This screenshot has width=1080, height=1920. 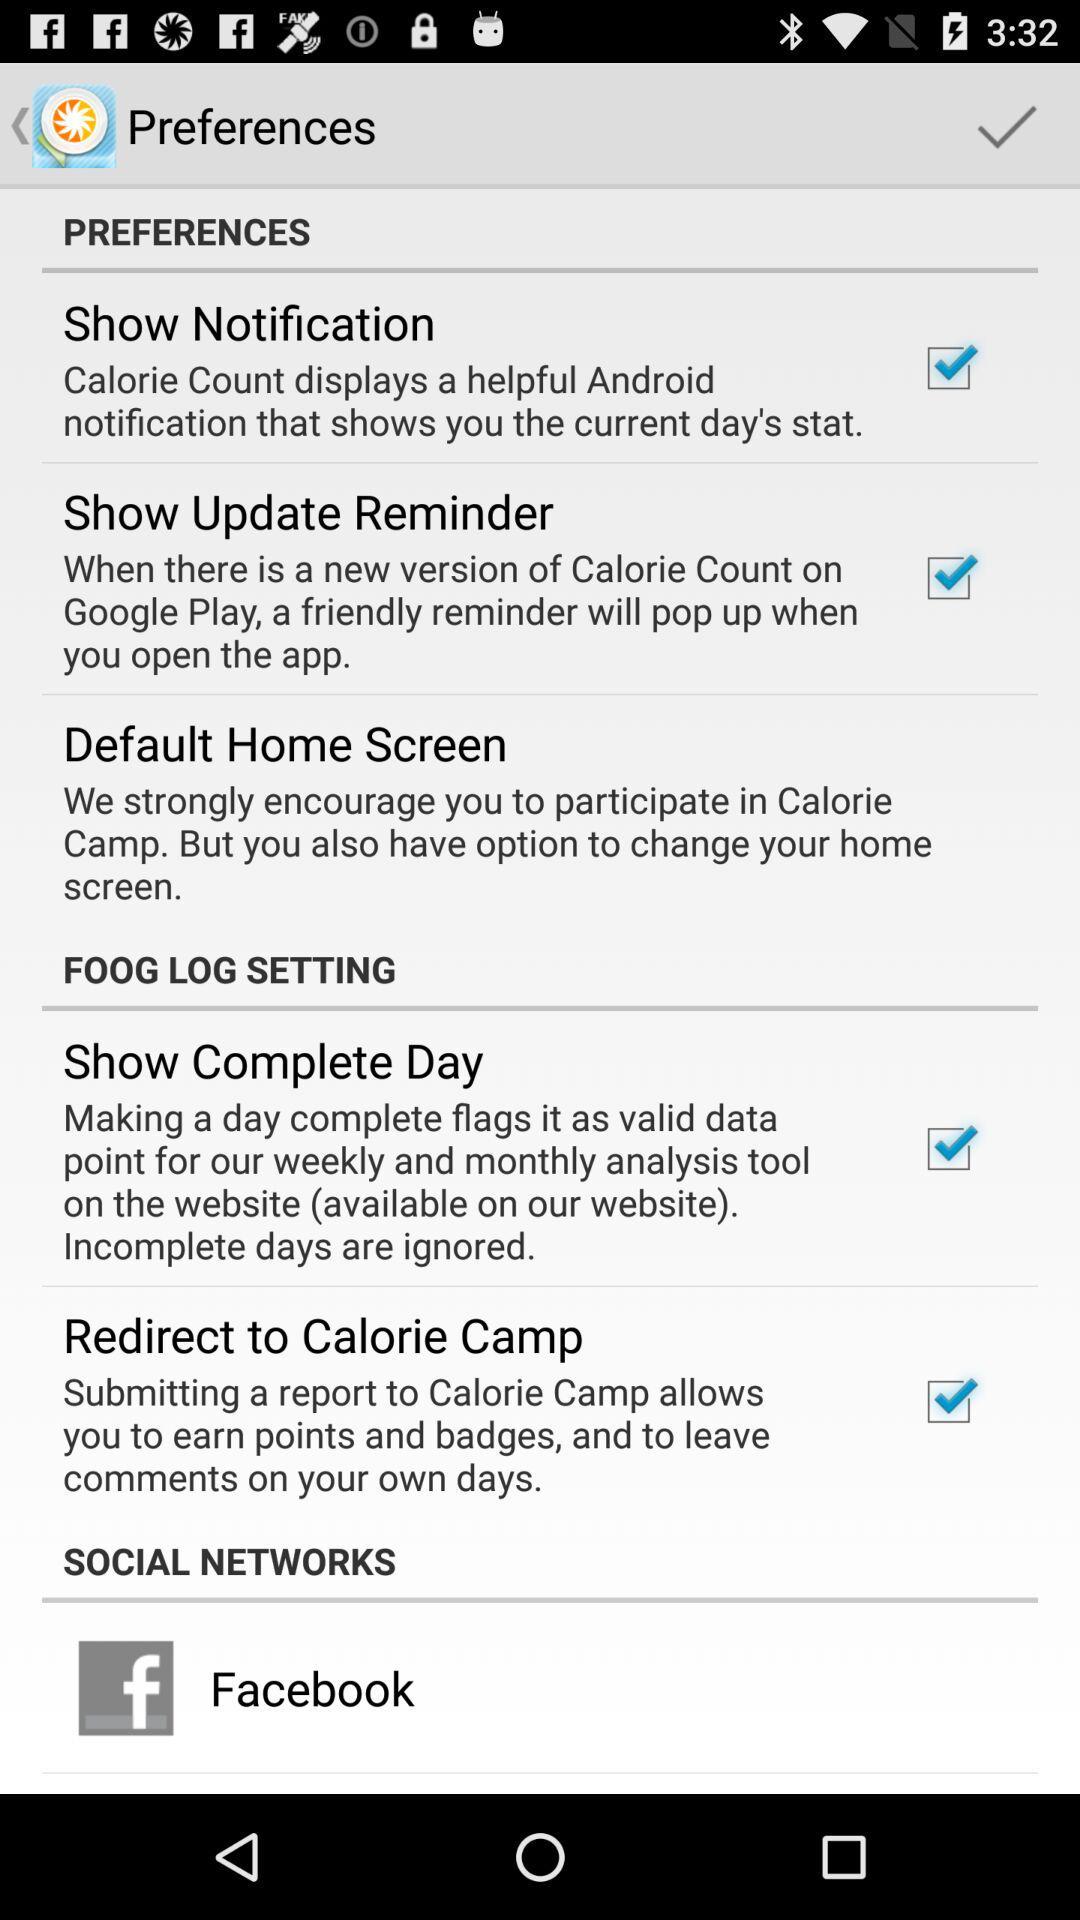 What do you see at coordinates (126, 1687) in the screenshot?
I see `the icon next to the facebook app` at bounding box center [126, 1687].